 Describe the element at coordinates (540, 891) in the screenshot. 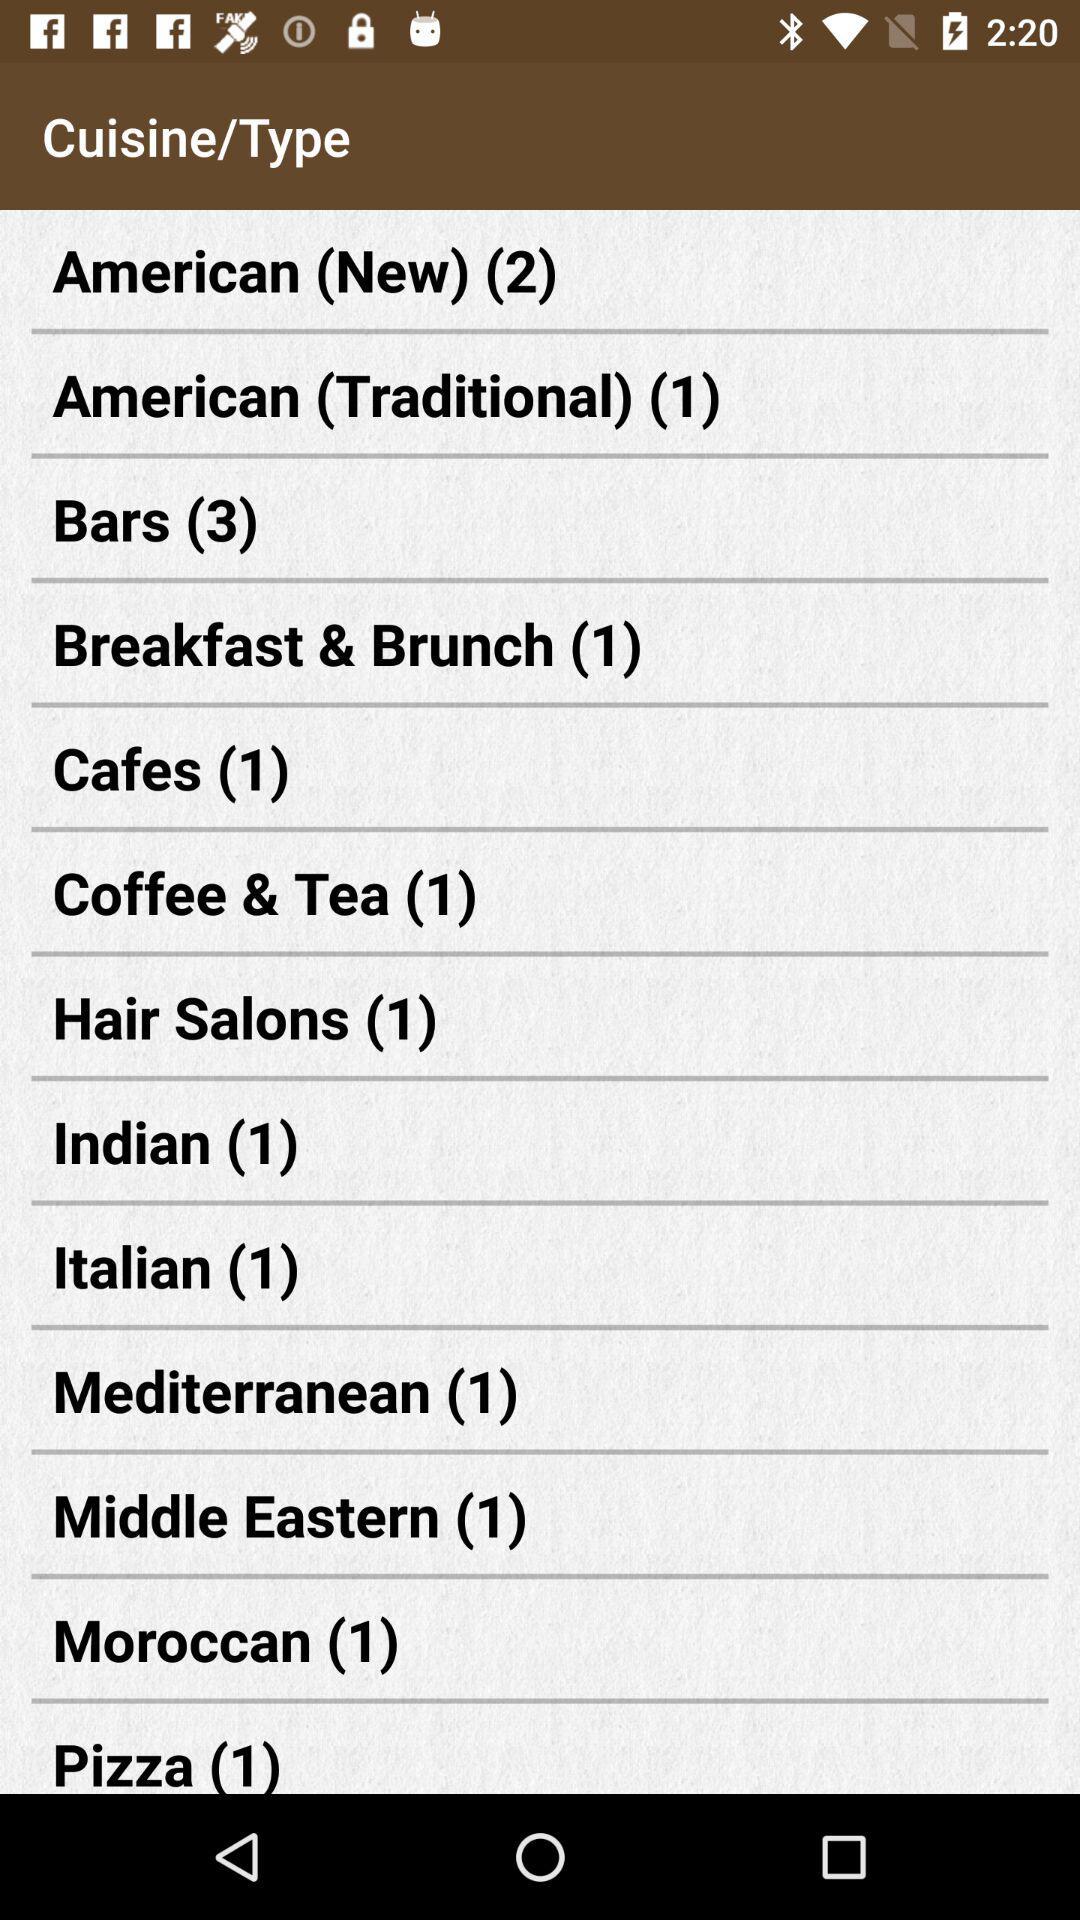

I see `icon above hair salons (1) item` at that location.